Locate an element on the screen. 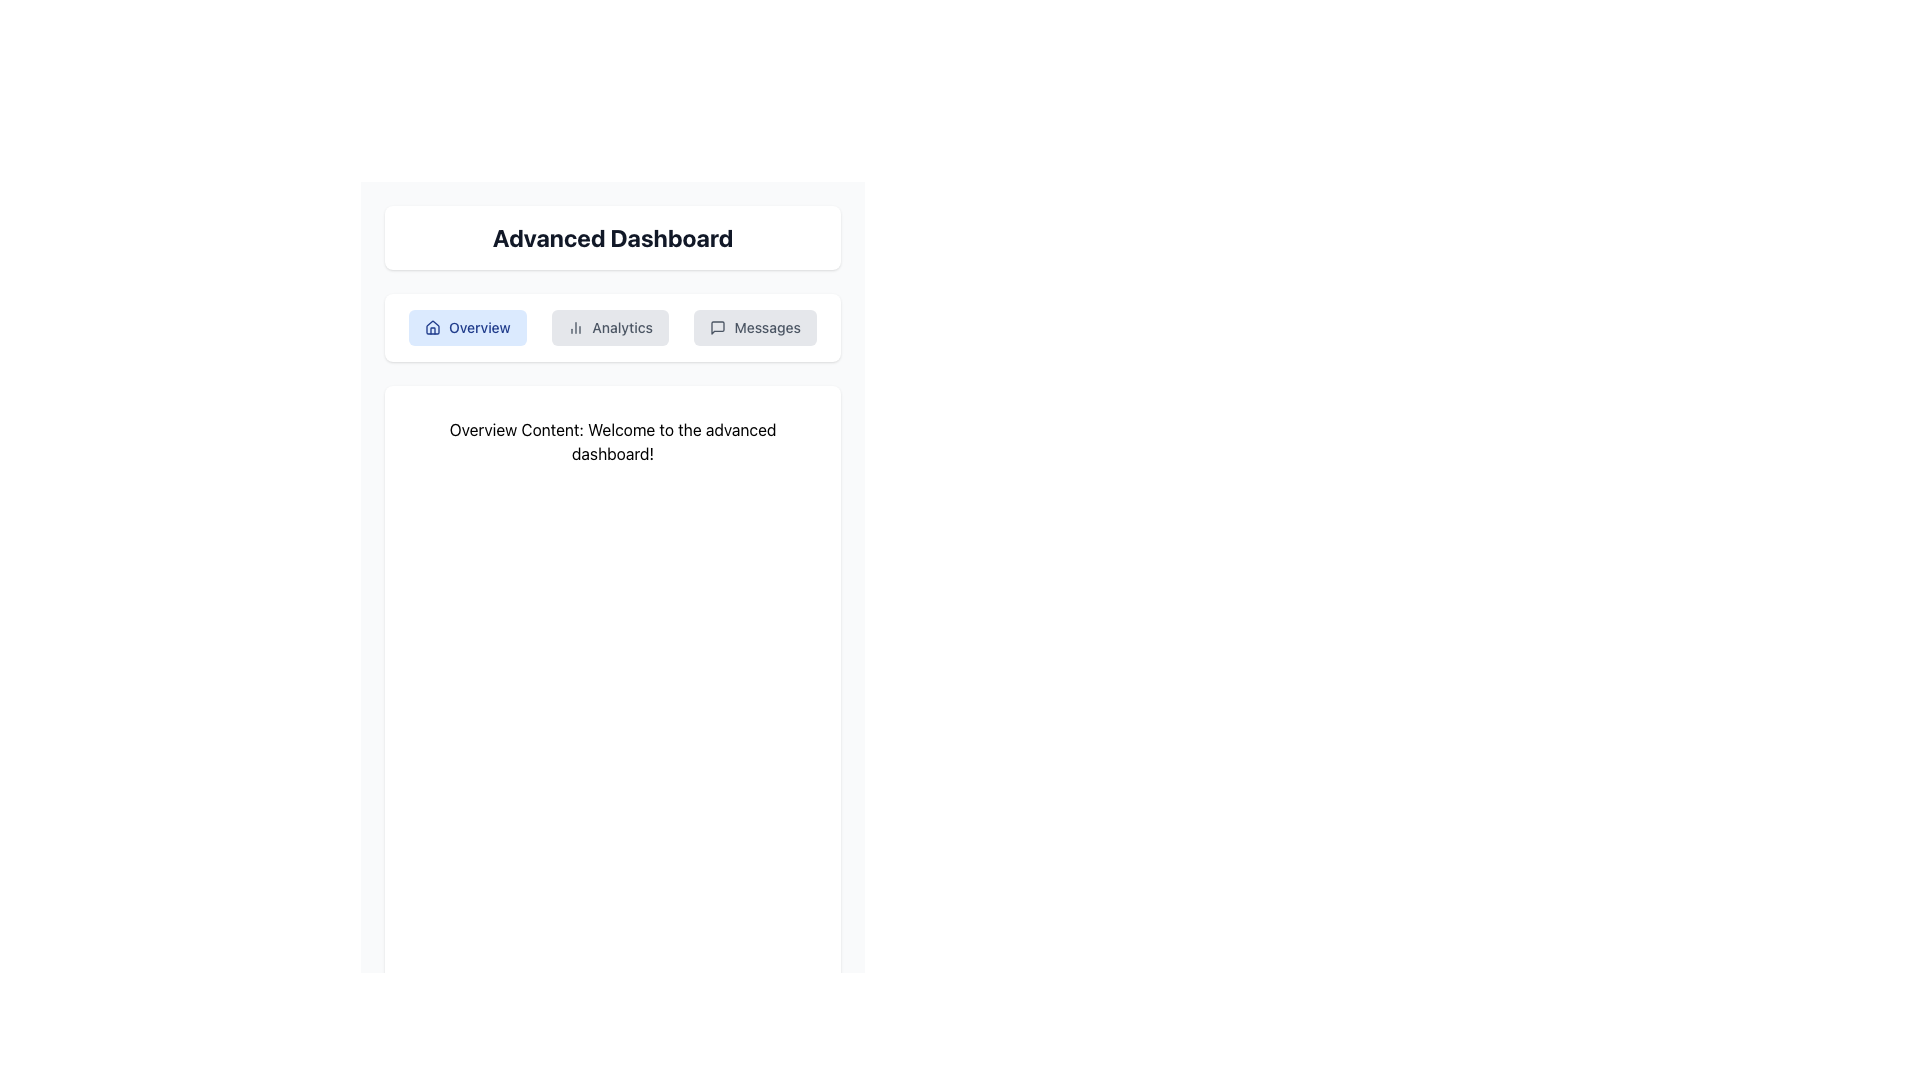  the Static text block that provides an introductory message or welcome content to the user within the dashboard context, located centrally under the dashboard header is located at coordinates (612, 441).